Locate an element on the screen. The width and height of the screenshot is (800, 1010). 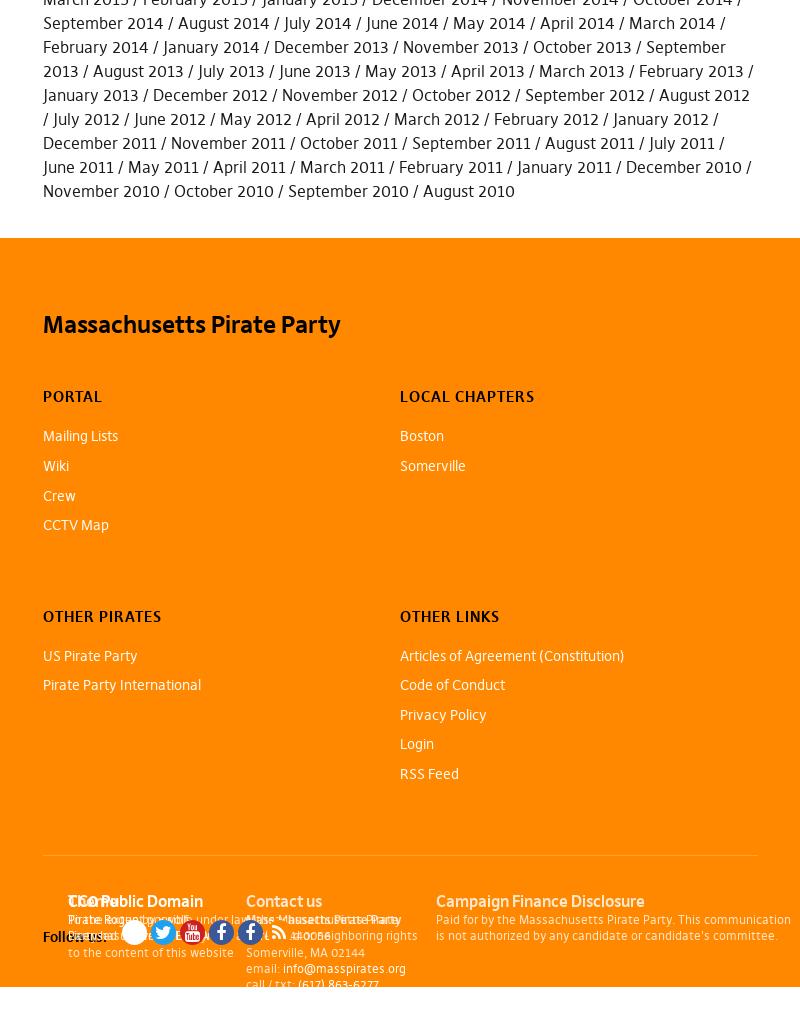
'RSS Feed' is located at coordinates (429, 773).